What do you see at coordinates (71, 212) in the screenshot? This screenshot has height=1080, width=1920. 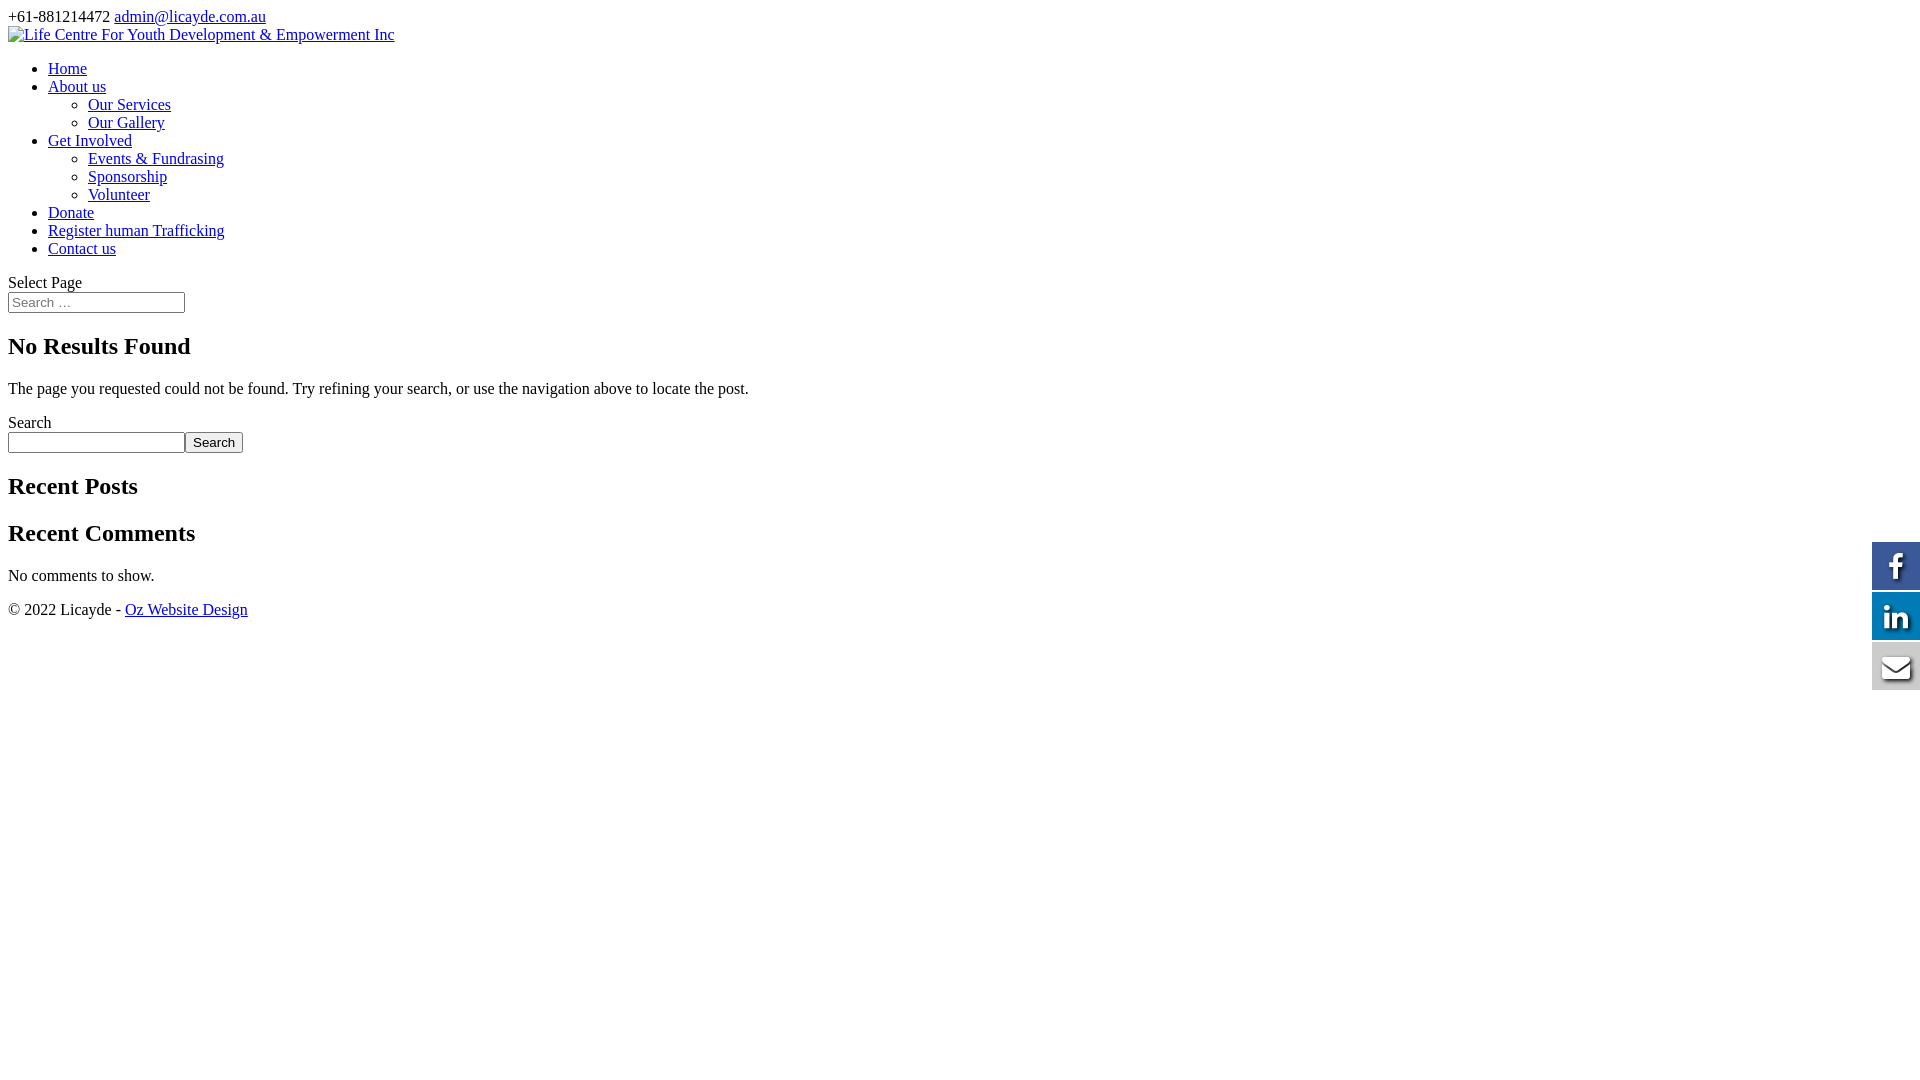 I see `'Donate'` at bounding box center [71, 212].